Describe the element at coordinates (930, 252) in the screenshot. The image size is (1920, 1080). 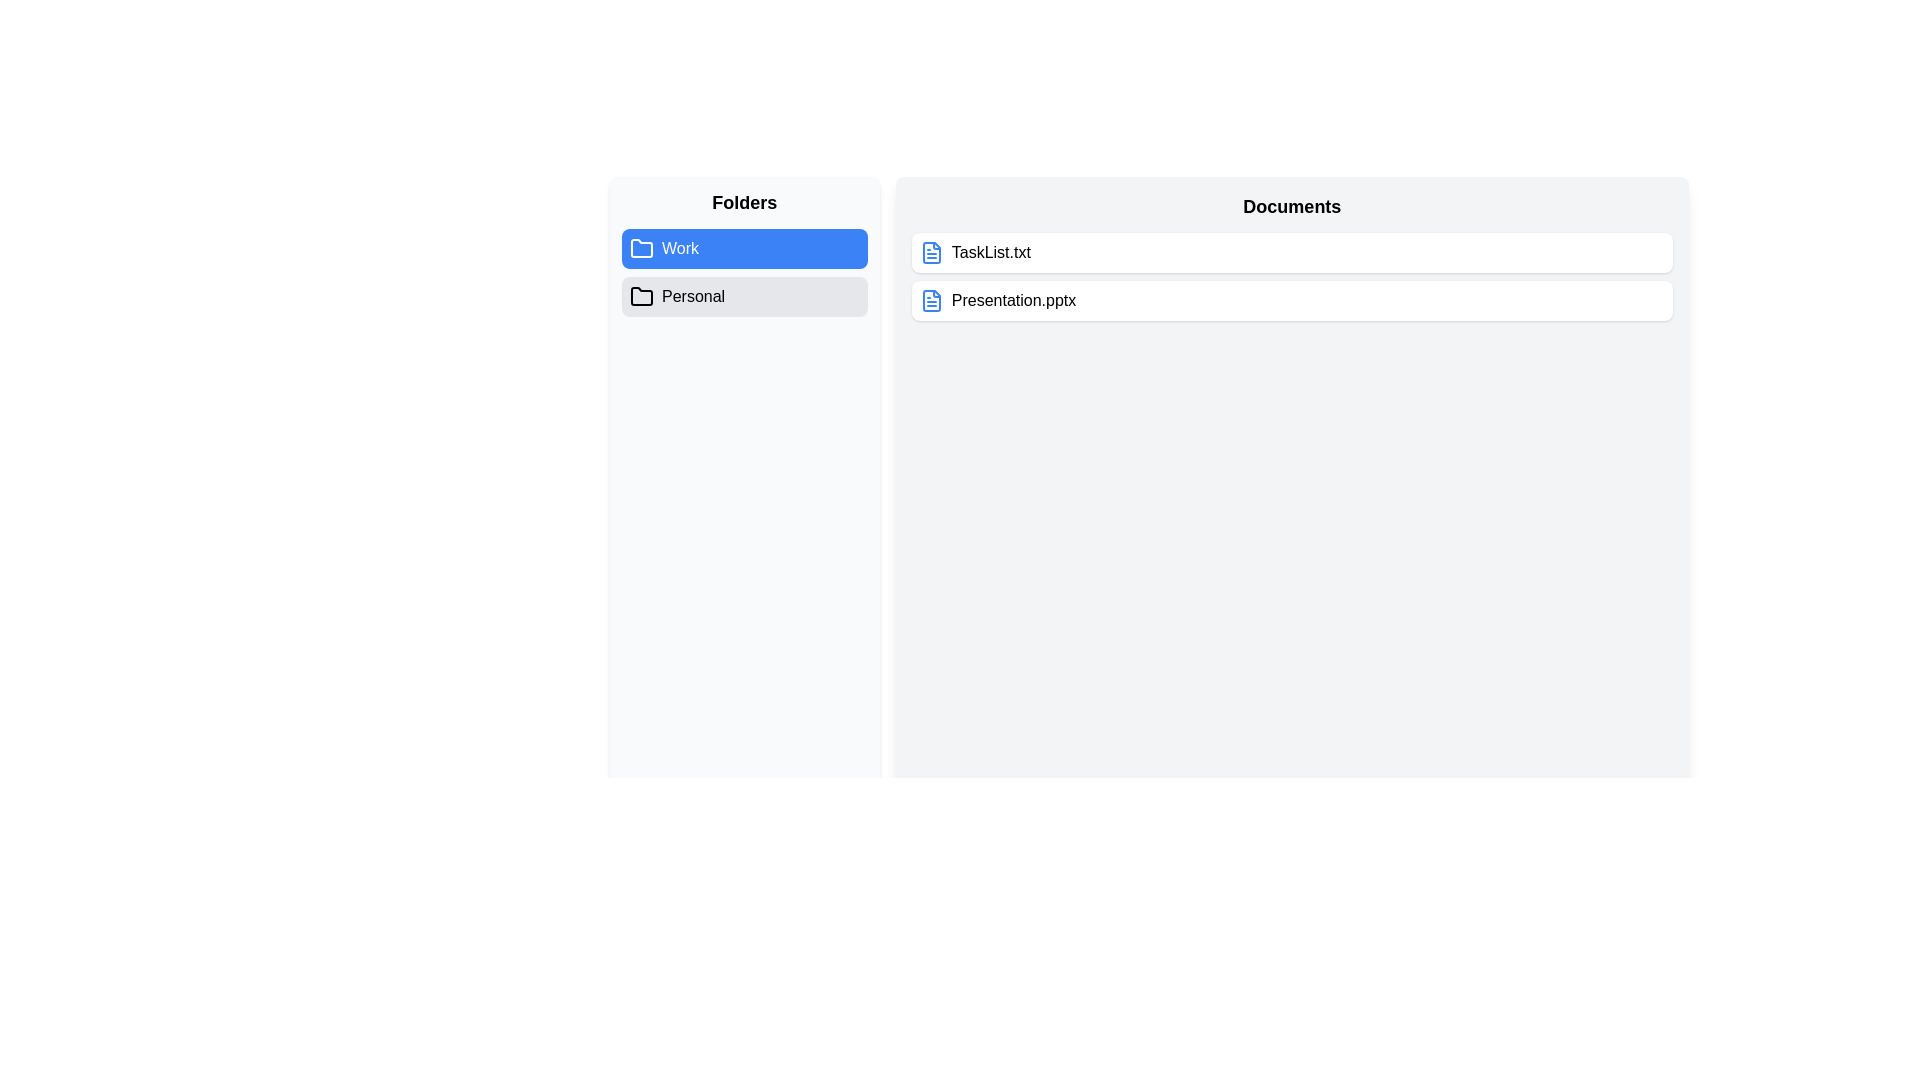
I see `the blue document icon located to the left of the 'TaskList.txt' entry in the list` at that location.